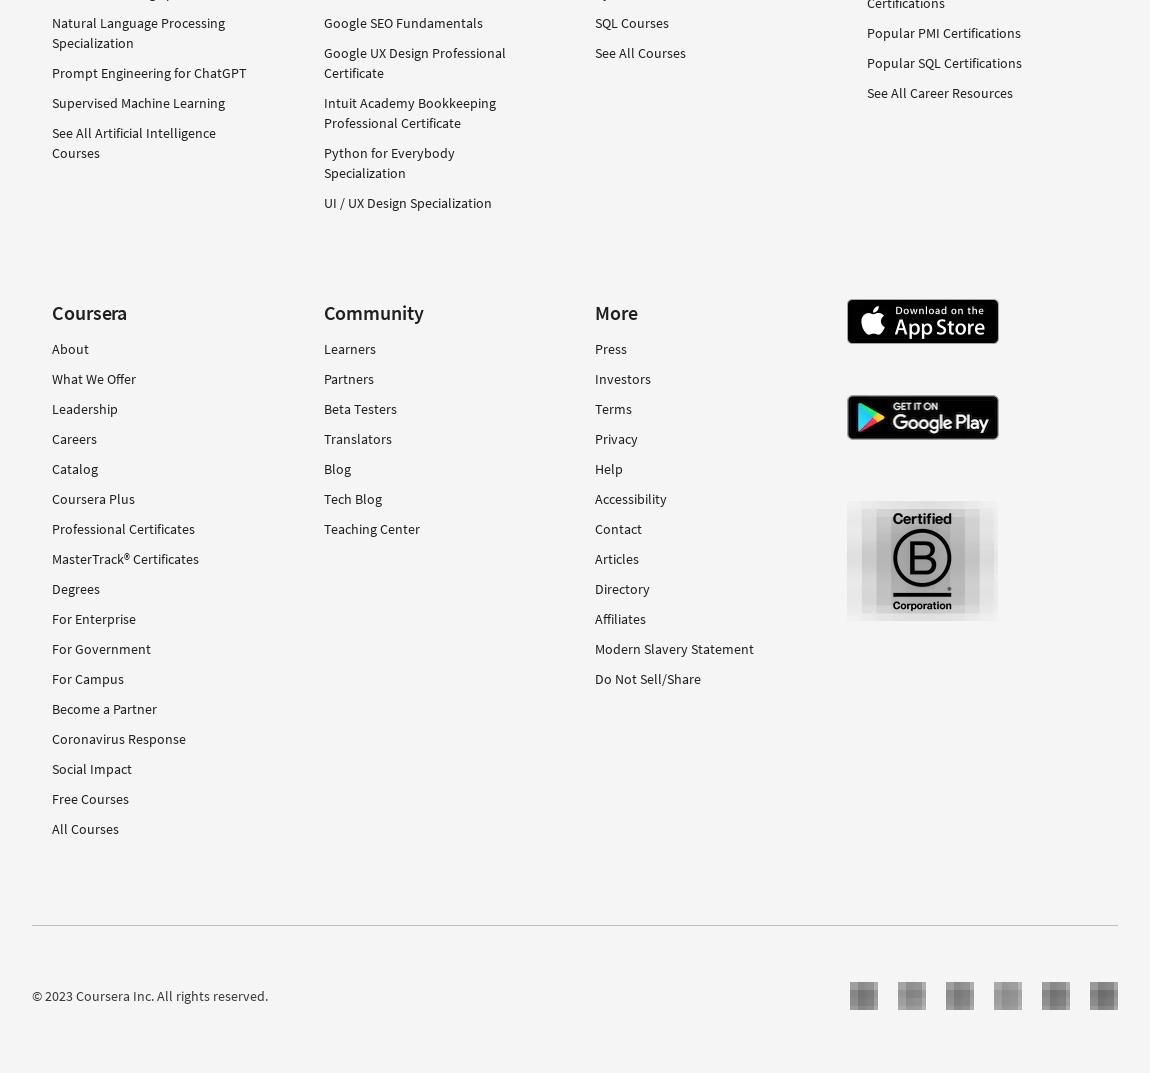 This screenshot has height=1073, width=1150. What do you see at coordinates (615, 557) in the screenshot?
I see `'Articles'` at bounding box center [615, 557].